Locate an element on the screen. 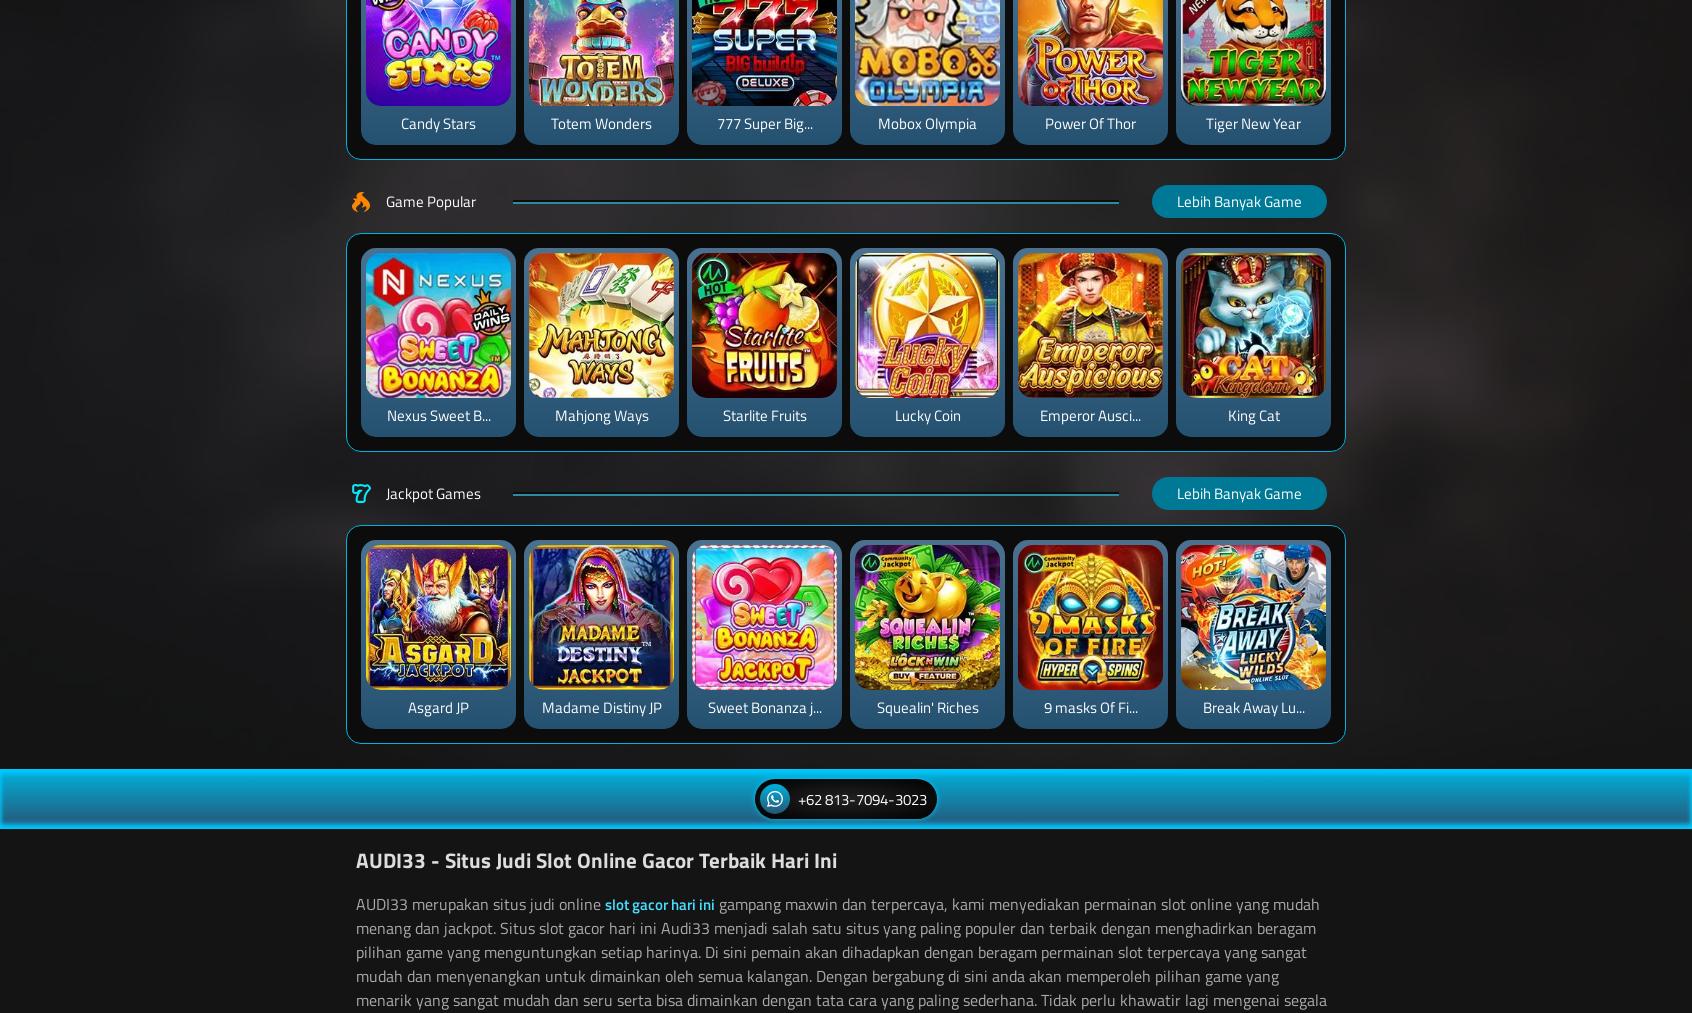  'Mahjong Ways' is located at coordinates (599, 414).